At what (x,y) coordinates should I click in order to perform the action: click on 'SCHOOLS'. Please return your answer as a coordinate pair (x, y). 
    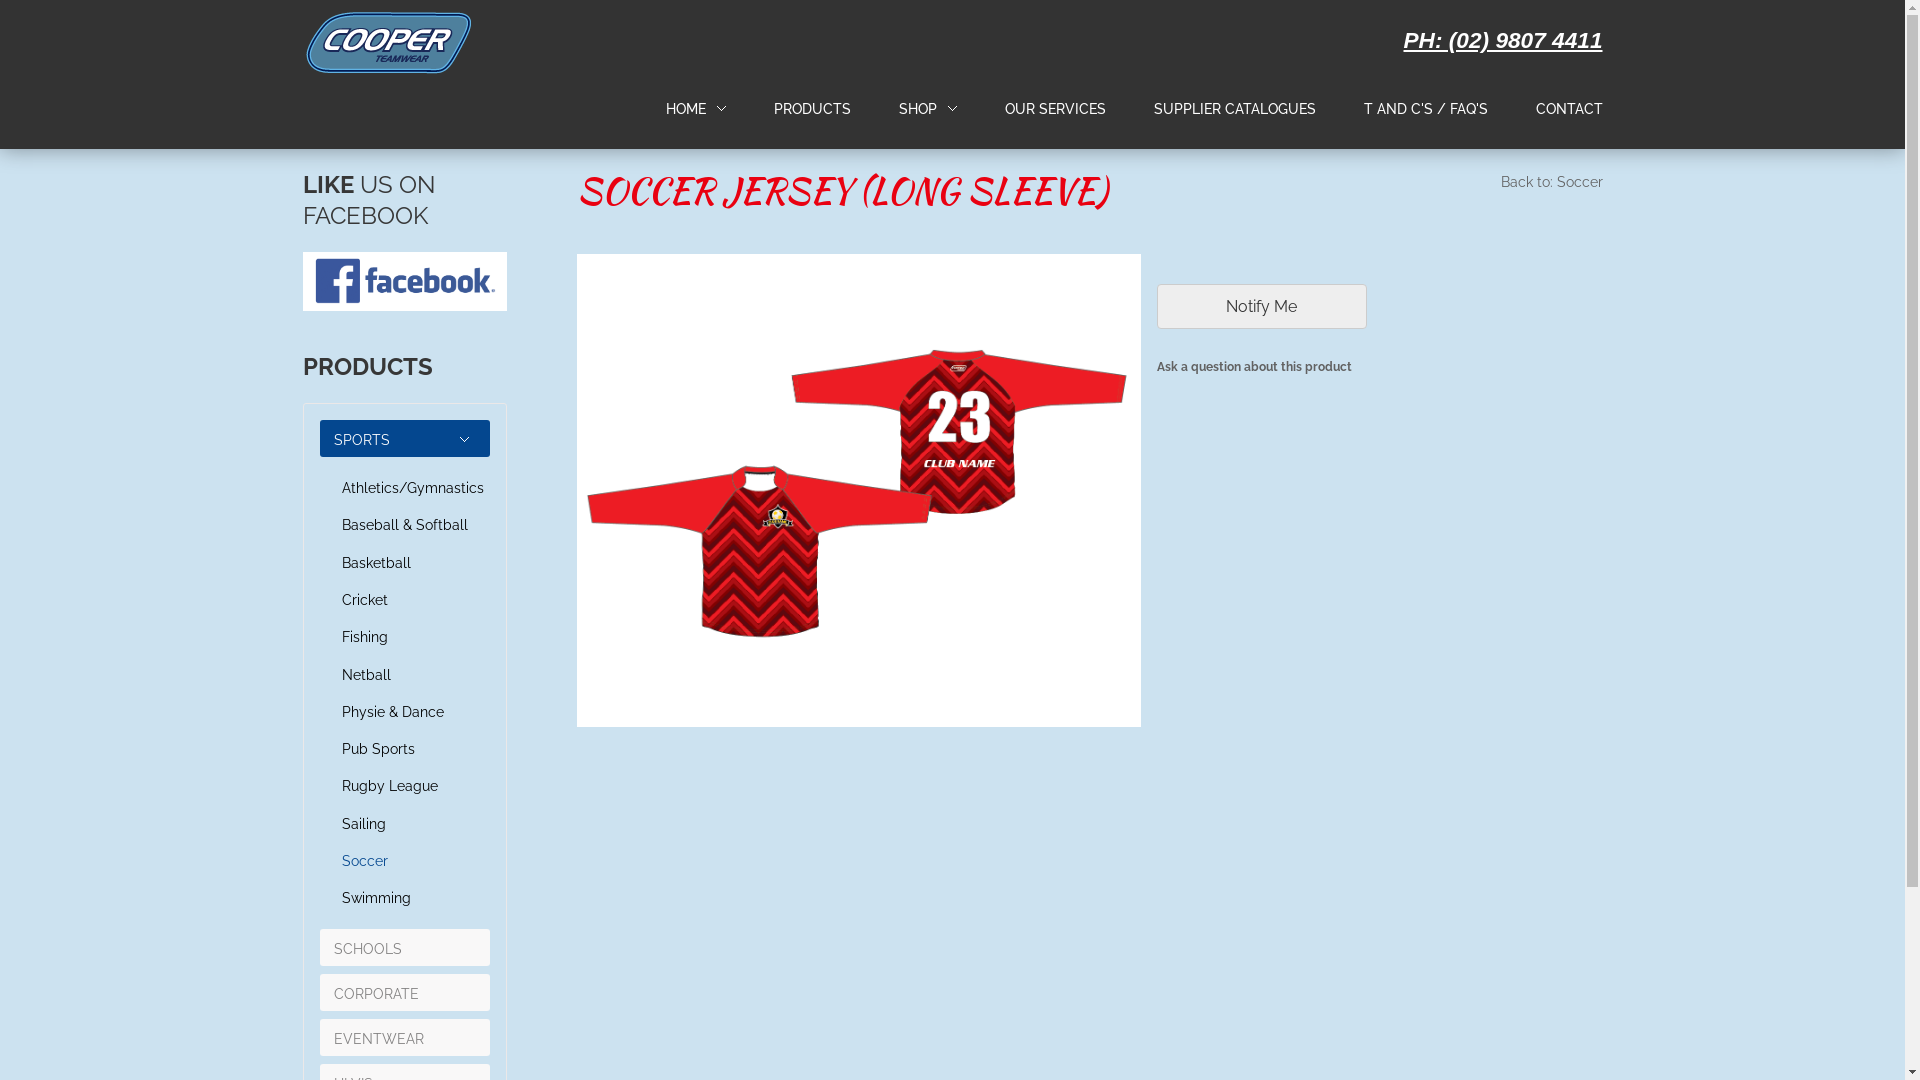
    Looking at the image, I should click on (368, 947).